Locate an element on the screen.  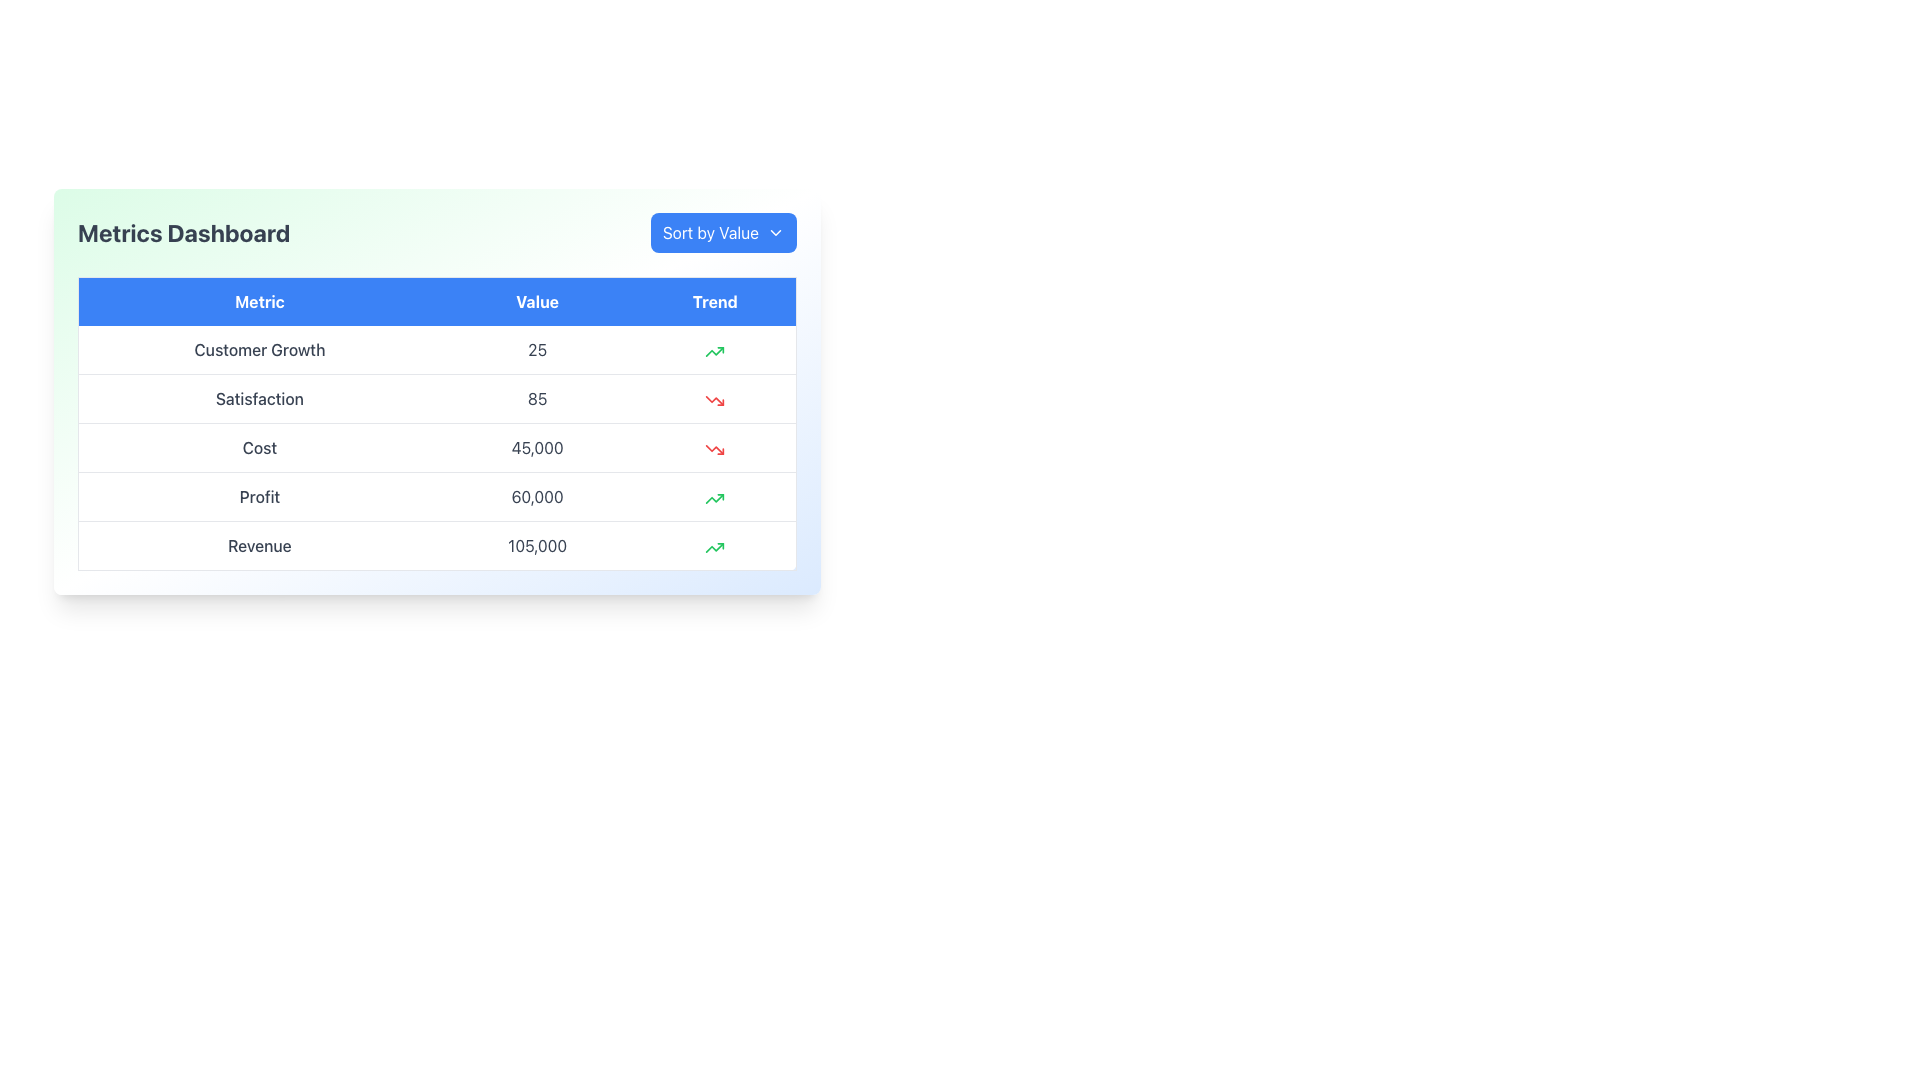
the displayed revenue amount located in the fifth row of the table labeled 'Revenue', under the column labeled 'Value' is located at coordinates (537, 546).